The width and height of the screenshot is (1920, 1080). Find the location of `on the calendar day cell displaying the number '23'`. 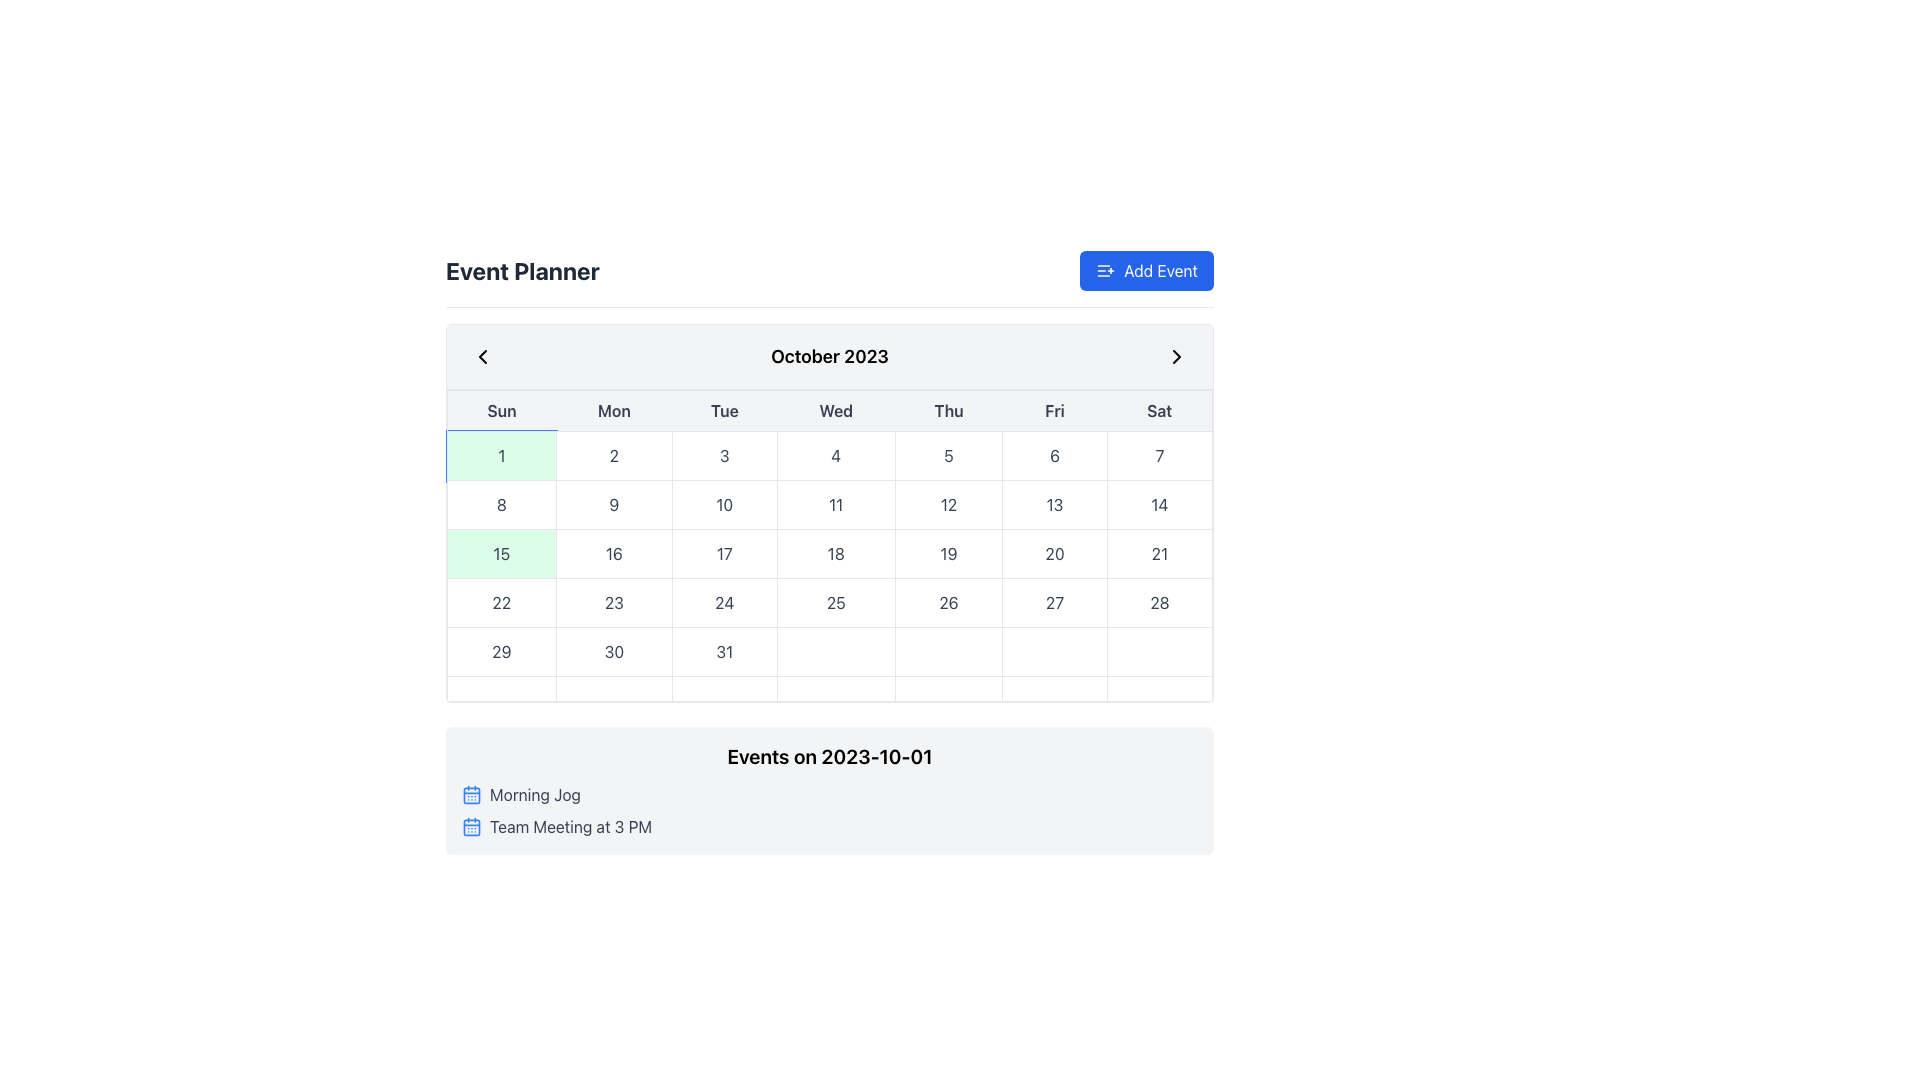

on the calendar day cell displaying the number '23' is located at coordinates (613, 601).